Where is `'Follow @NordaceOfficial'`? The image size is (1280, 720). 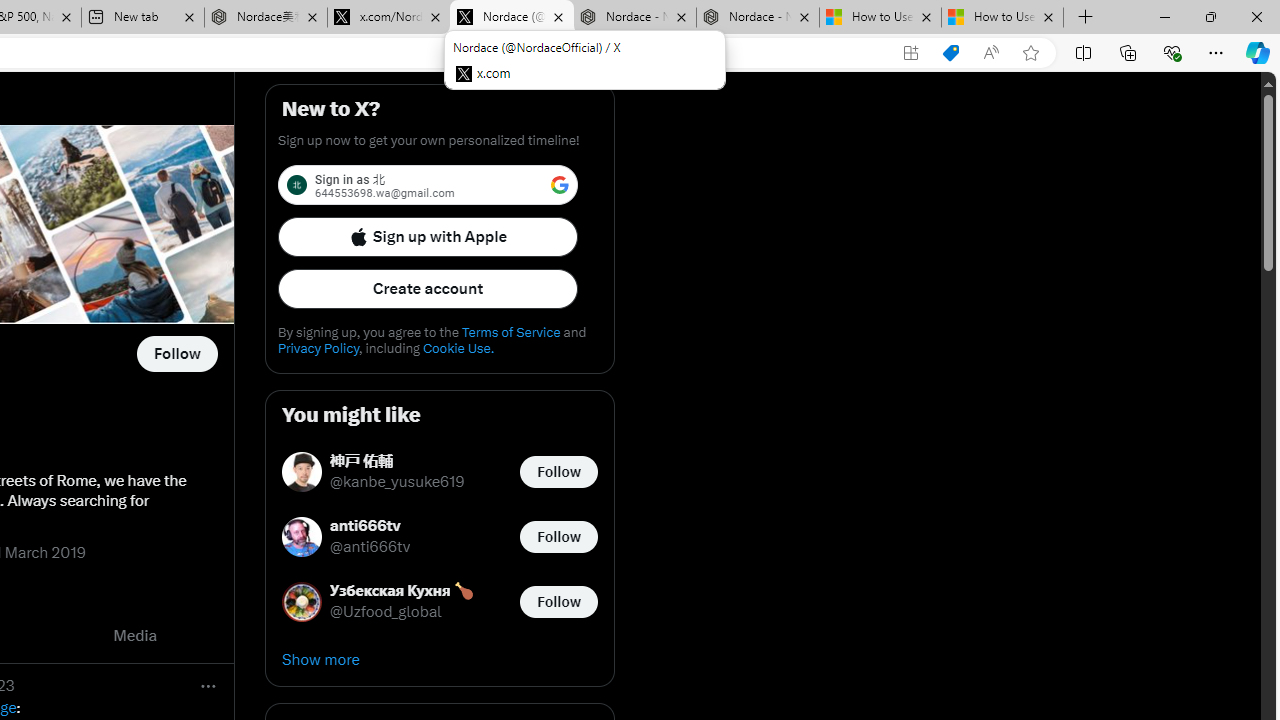
'Follow @NordaceOfficial' is located at coordinates (177, 353).